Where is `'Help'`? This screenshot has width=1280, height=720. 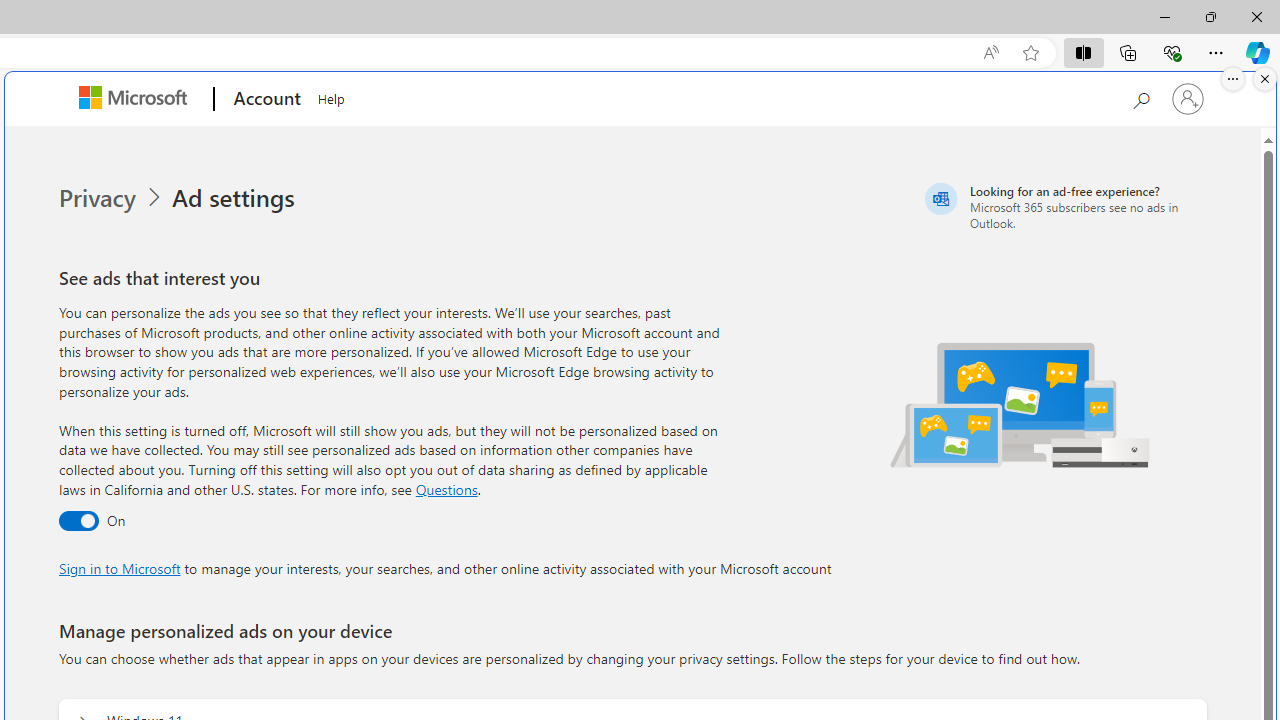
'Help' is located at coordinates (331, 96).